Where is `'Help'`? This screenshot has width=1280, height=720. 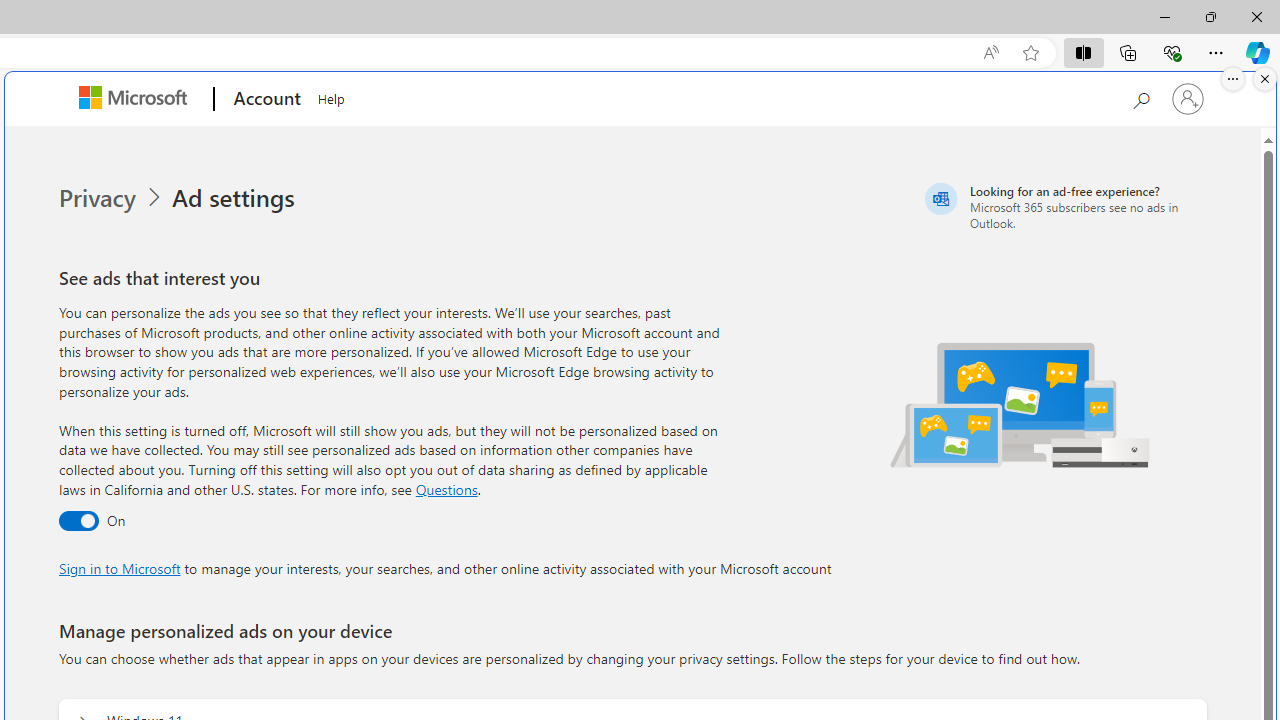
'Help' is located at coordinates (331, 96).